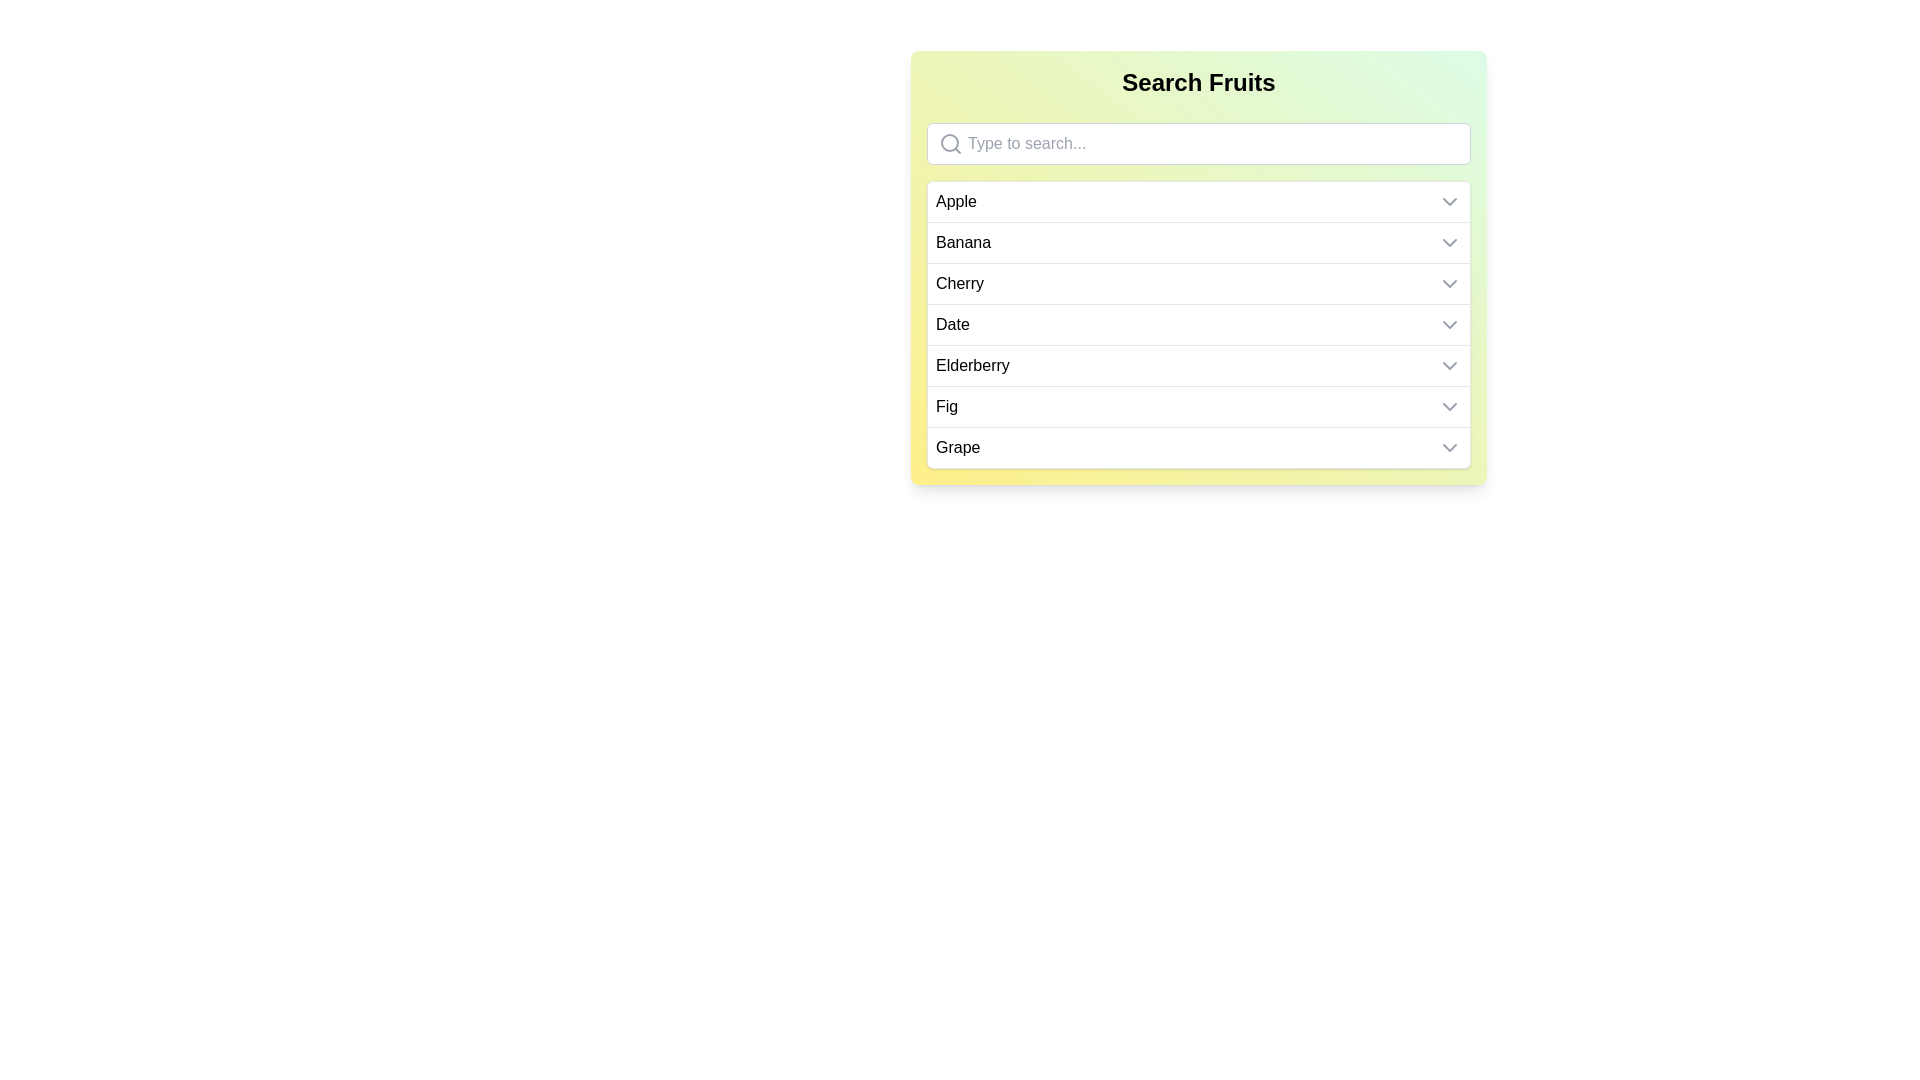  Describe the element at coordinates (949, 142) in the screenshot. I see `the circular gray search icon, which is positioned at the left end of the search bar inside a list interface` at that location.